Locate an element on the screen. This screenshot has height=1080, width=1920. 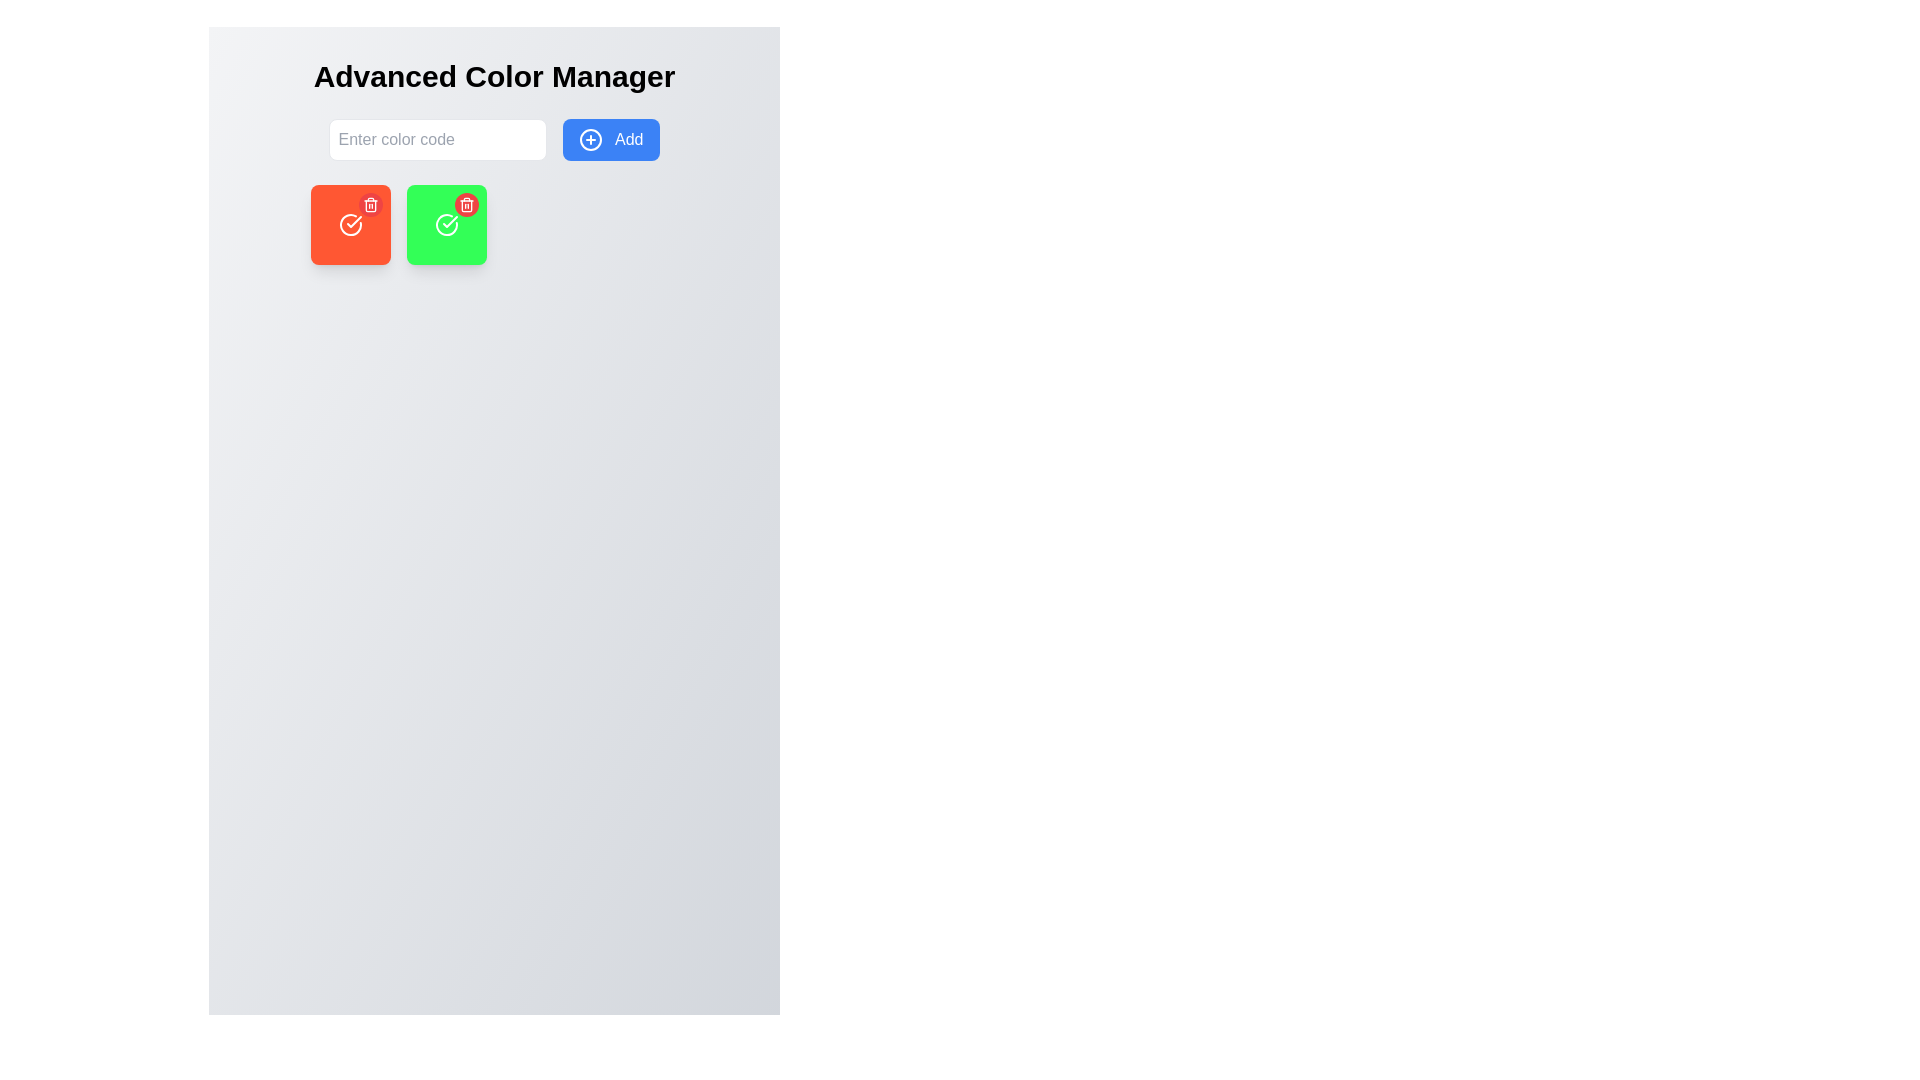
the Trash Icon, which is a red circular button with a trash bin design located in the top-right corner of the red rectangle, indicating a delete action is located at coordinates (465, 204).